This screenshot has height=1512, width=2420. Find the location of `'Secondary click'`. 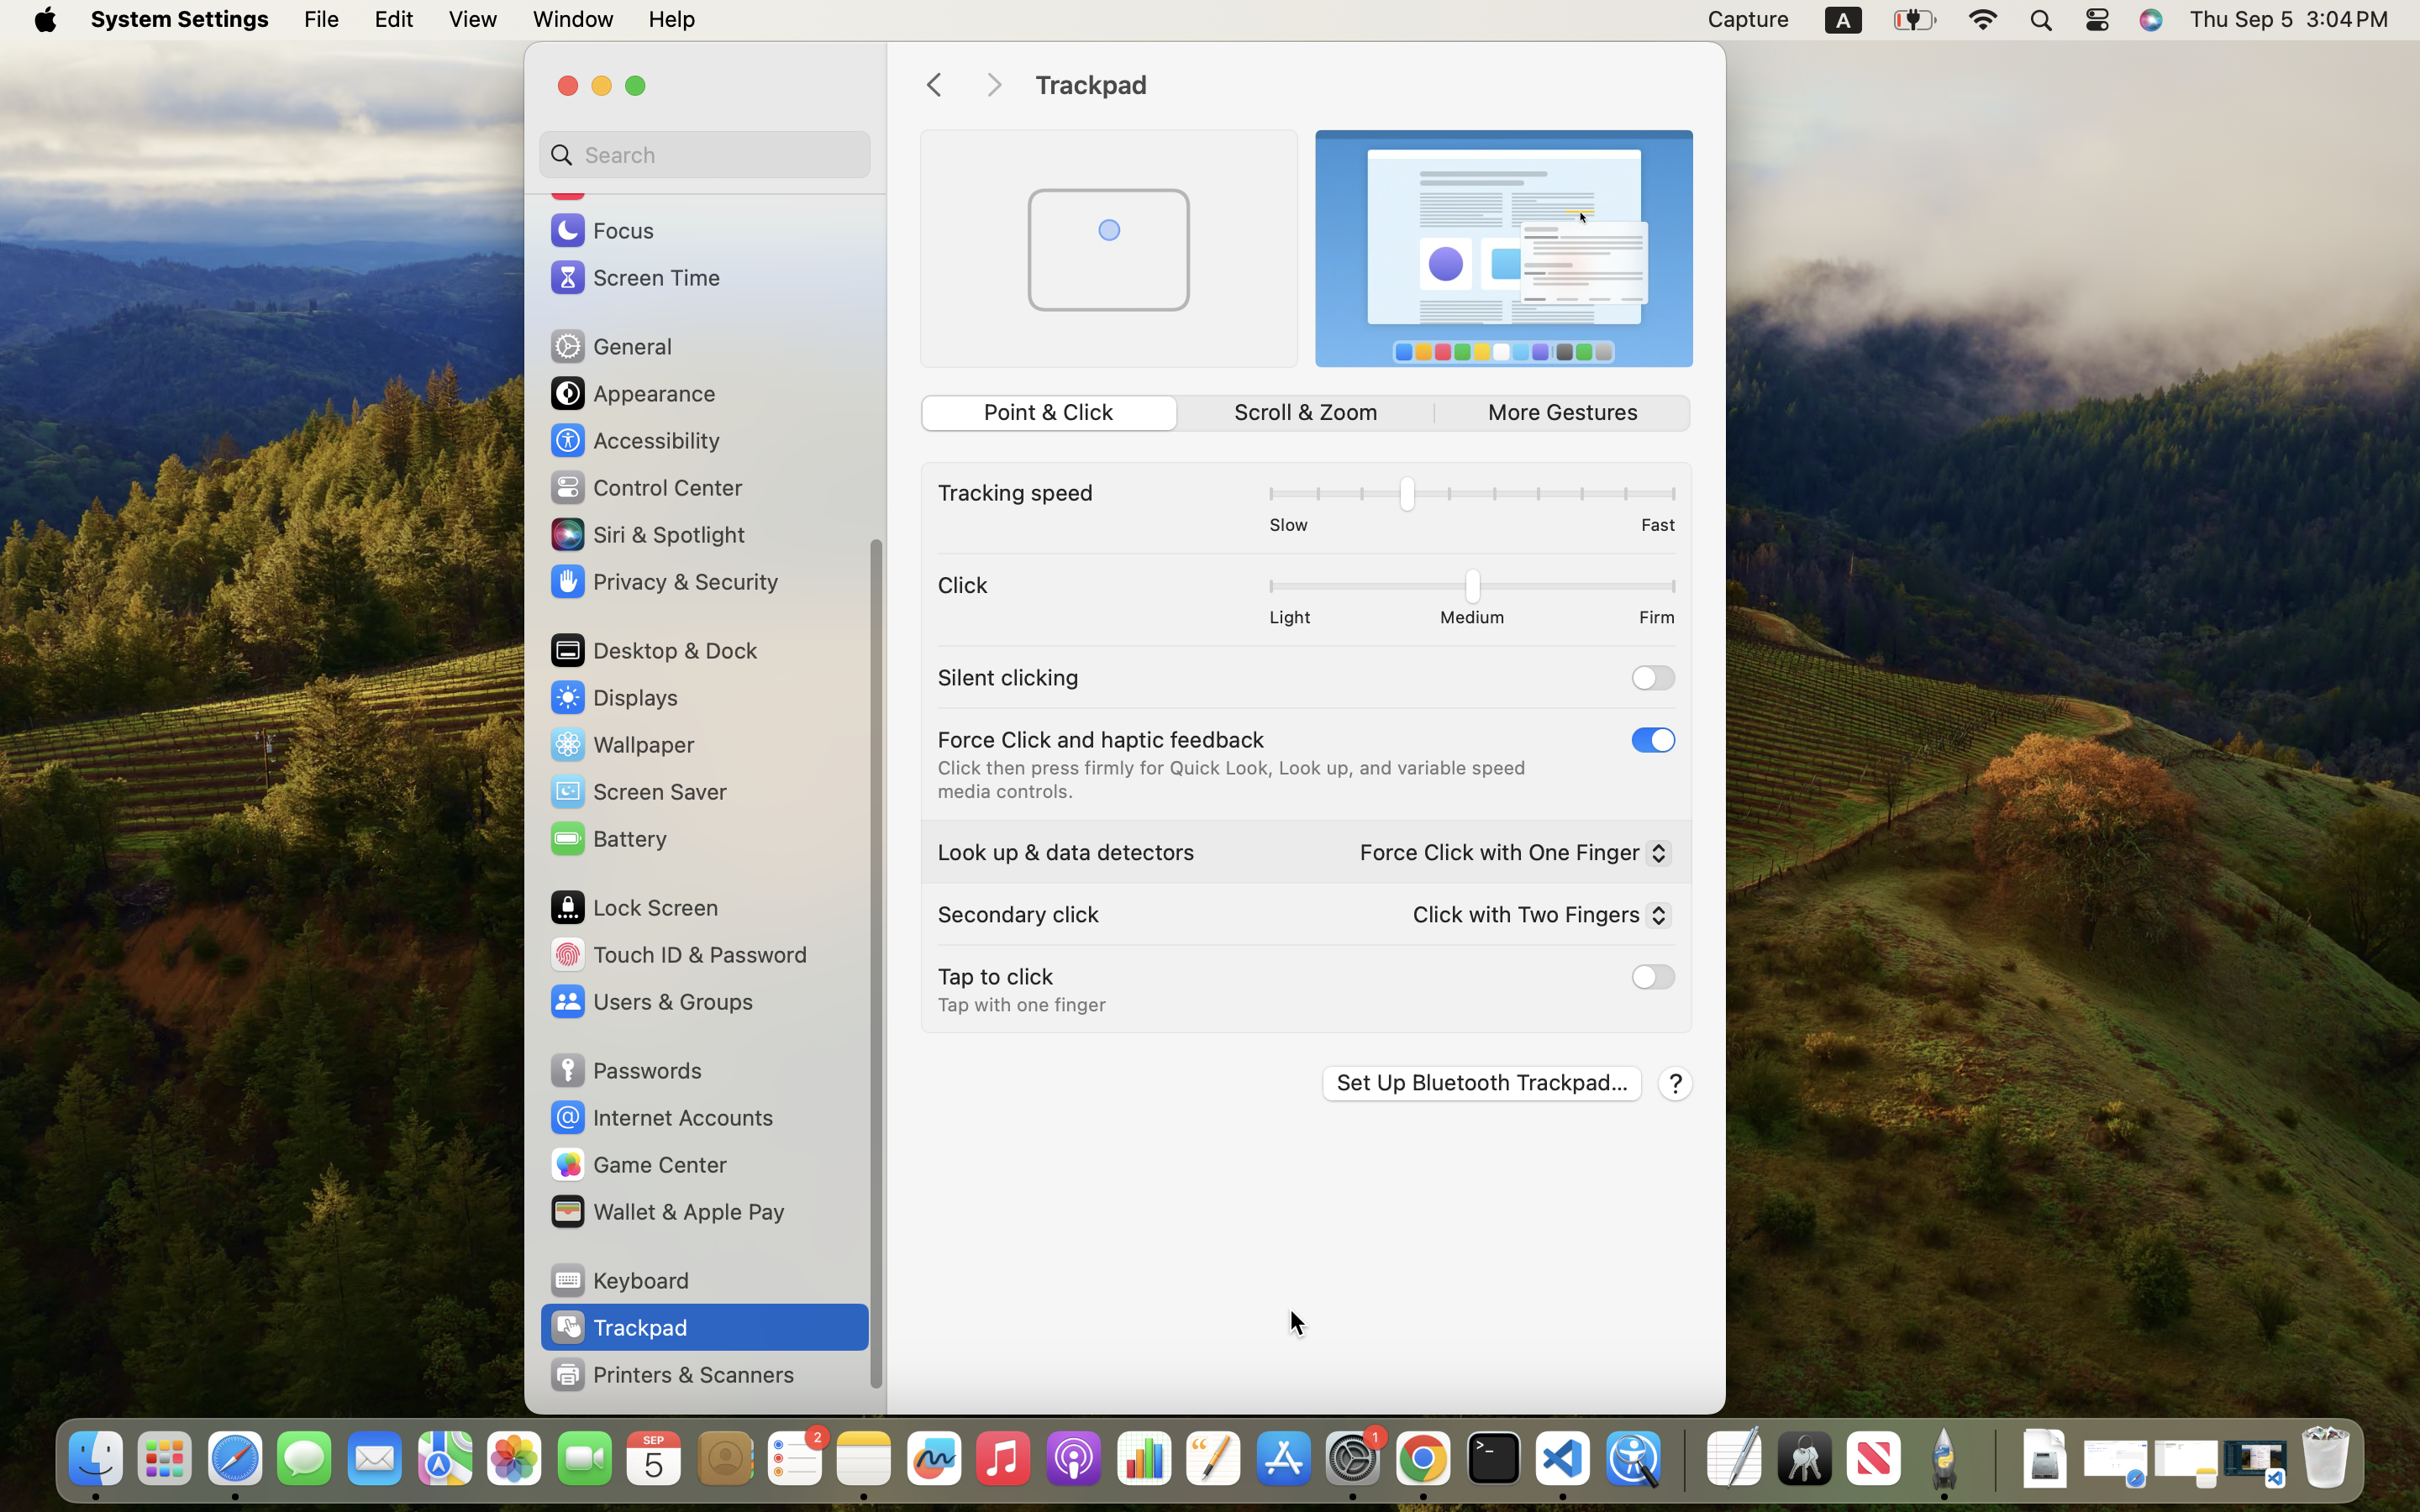

'Secondary click' is located at coordinates (1018, 913).